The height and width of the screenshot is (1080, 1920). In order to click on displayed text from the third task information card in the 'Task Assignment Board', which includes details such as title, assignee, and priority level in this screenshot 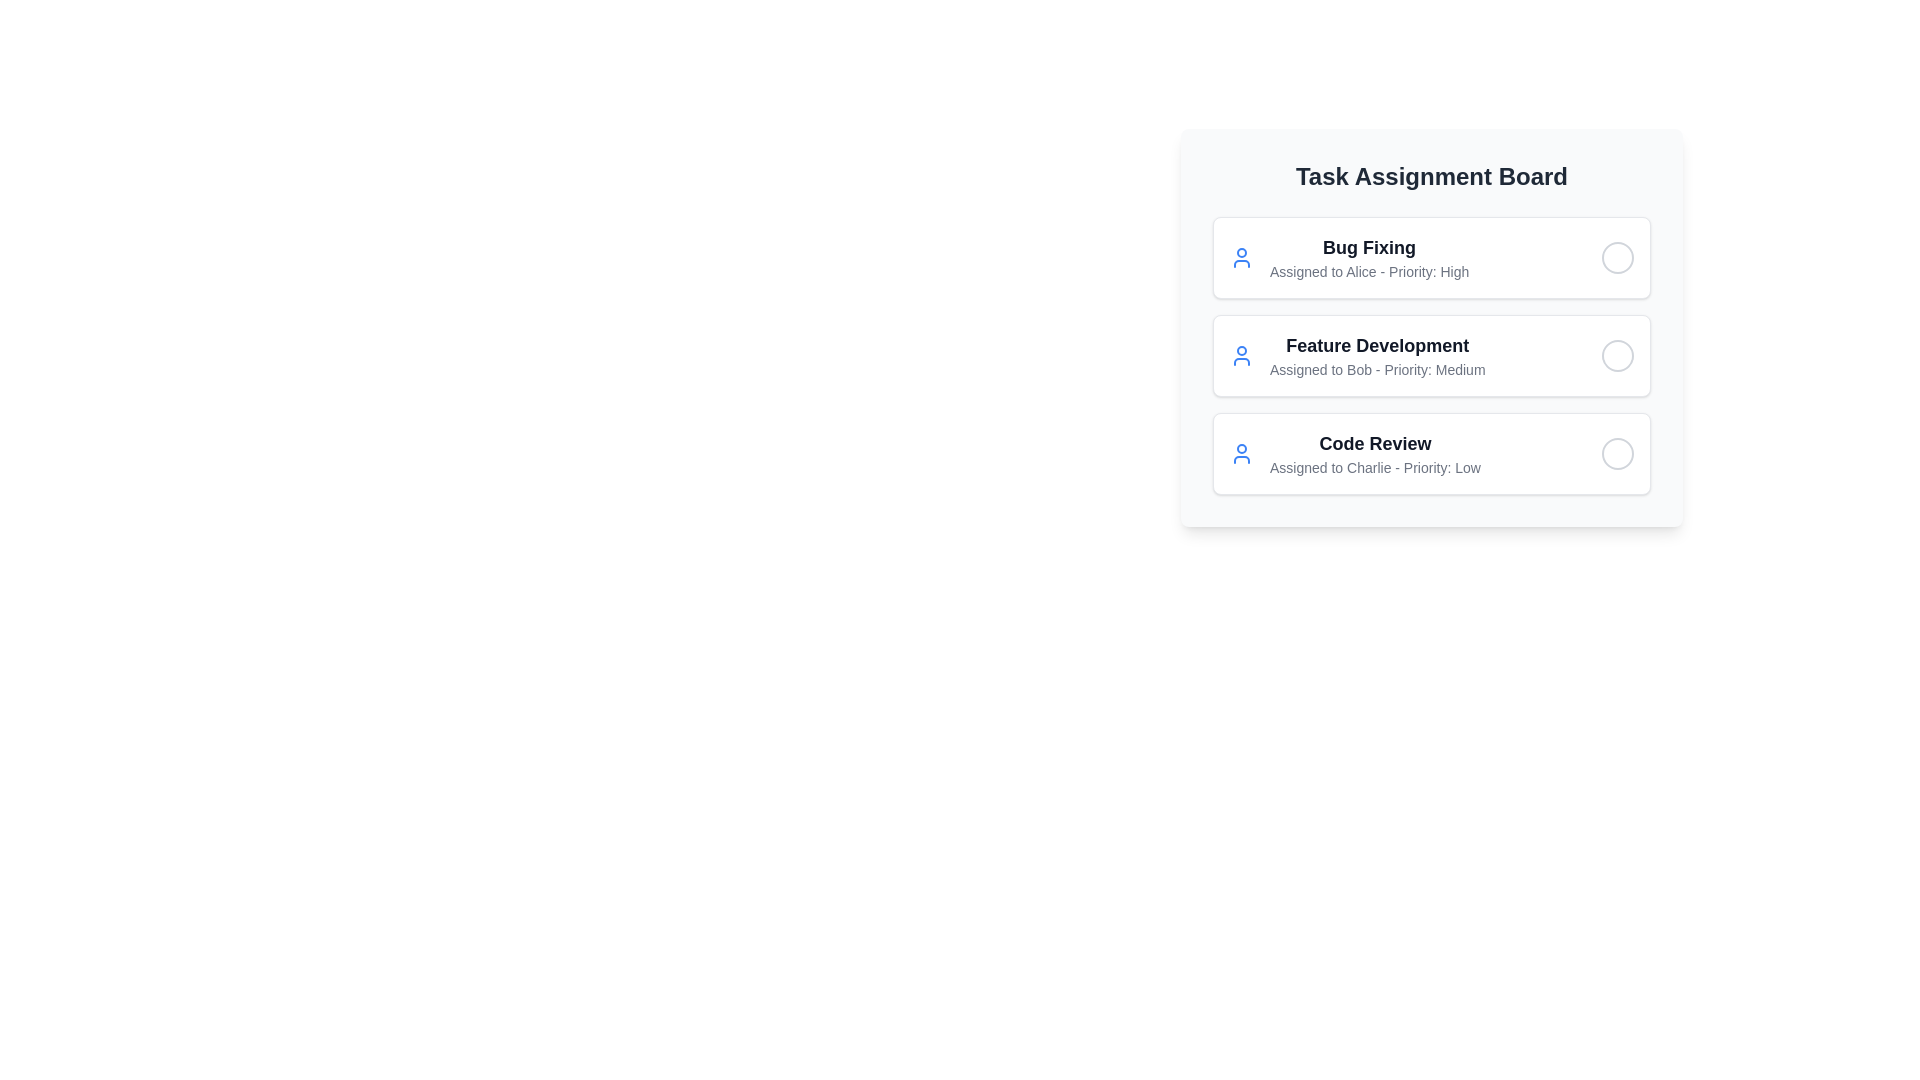, I will do `click(1355, 454)`.